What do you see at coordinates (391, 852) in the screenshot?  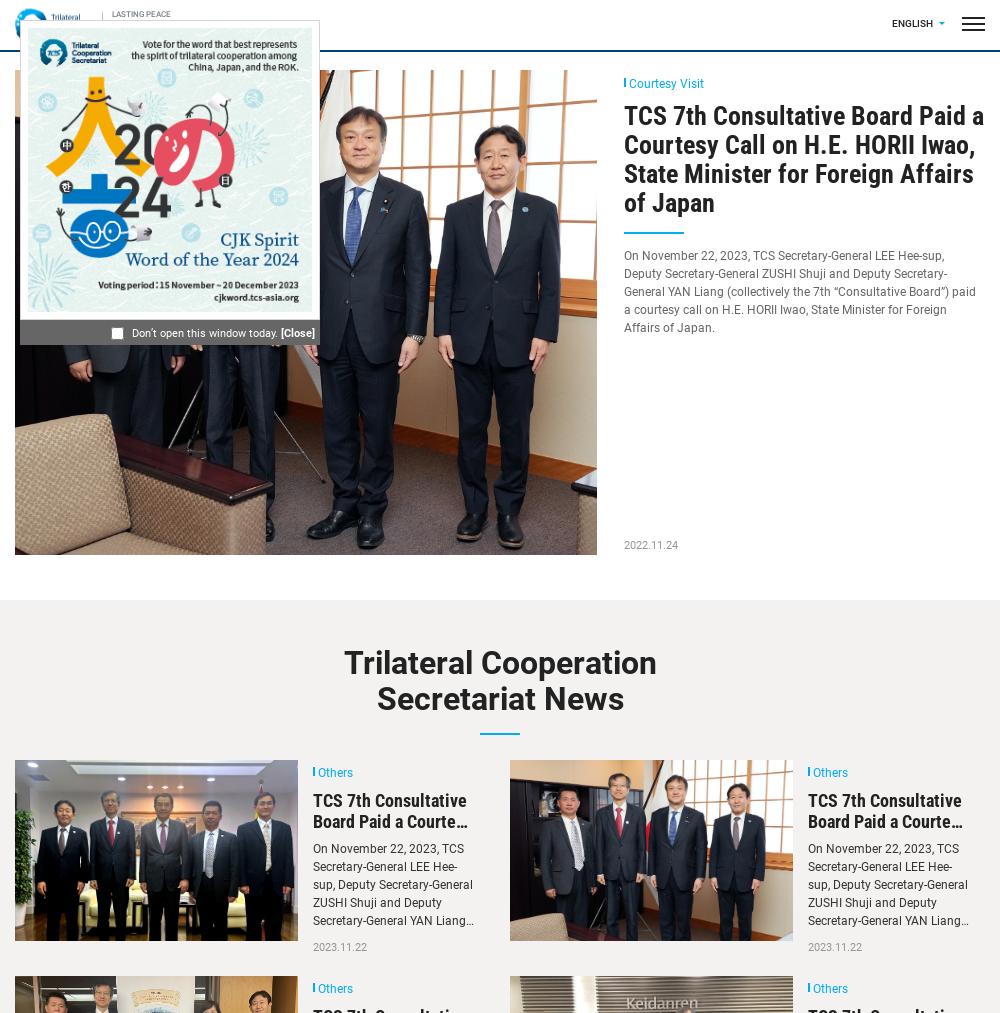 I see `'TCS 7th Consultative Board Paid a Courtesy Call on H.E. WU Jianghao, Ambassador of China in Japan'` at bounding box center [391, 852].